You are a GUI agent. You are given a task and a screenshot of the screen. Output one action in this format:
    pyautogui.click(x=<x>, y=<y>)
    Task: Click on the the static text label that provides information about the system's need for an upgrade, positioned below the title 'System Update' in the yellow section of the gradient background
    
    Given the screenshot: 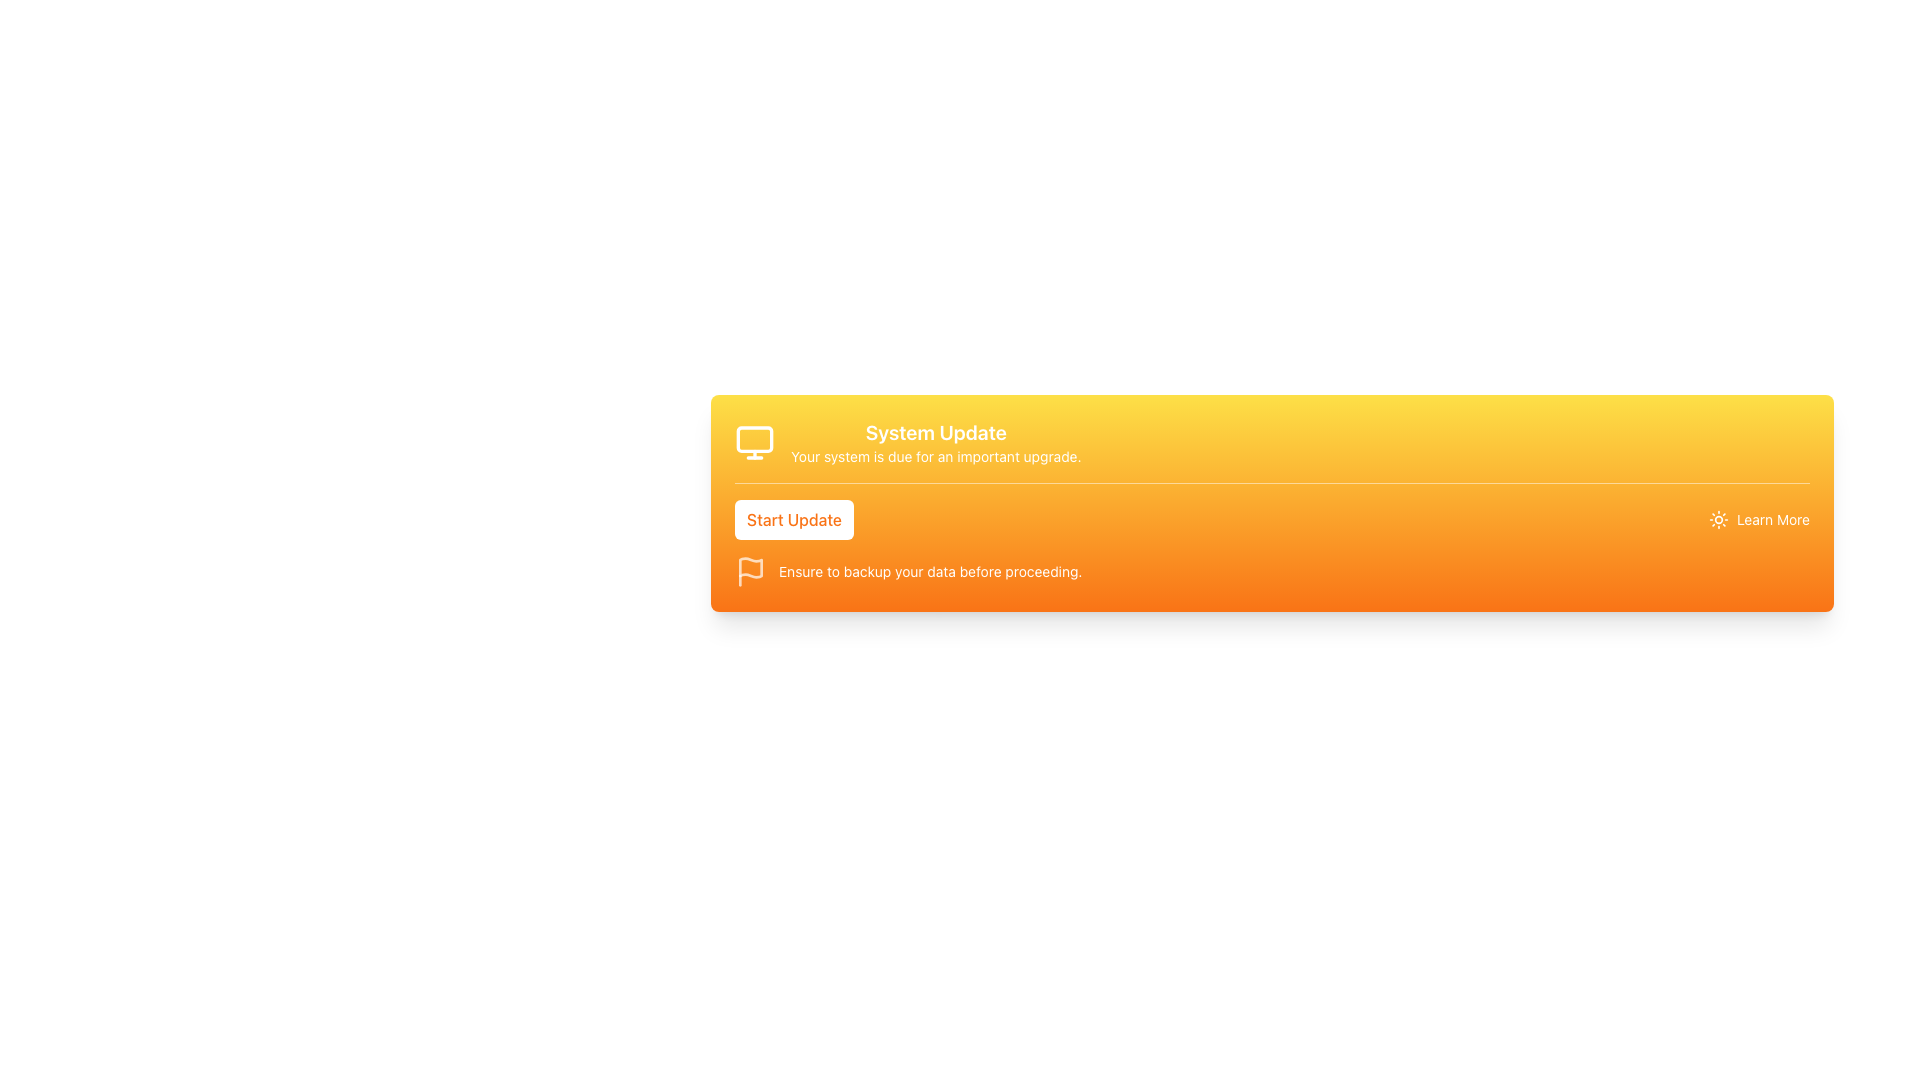 What is the action you would take?
    pyautogui.click(x=935, y=456)
    